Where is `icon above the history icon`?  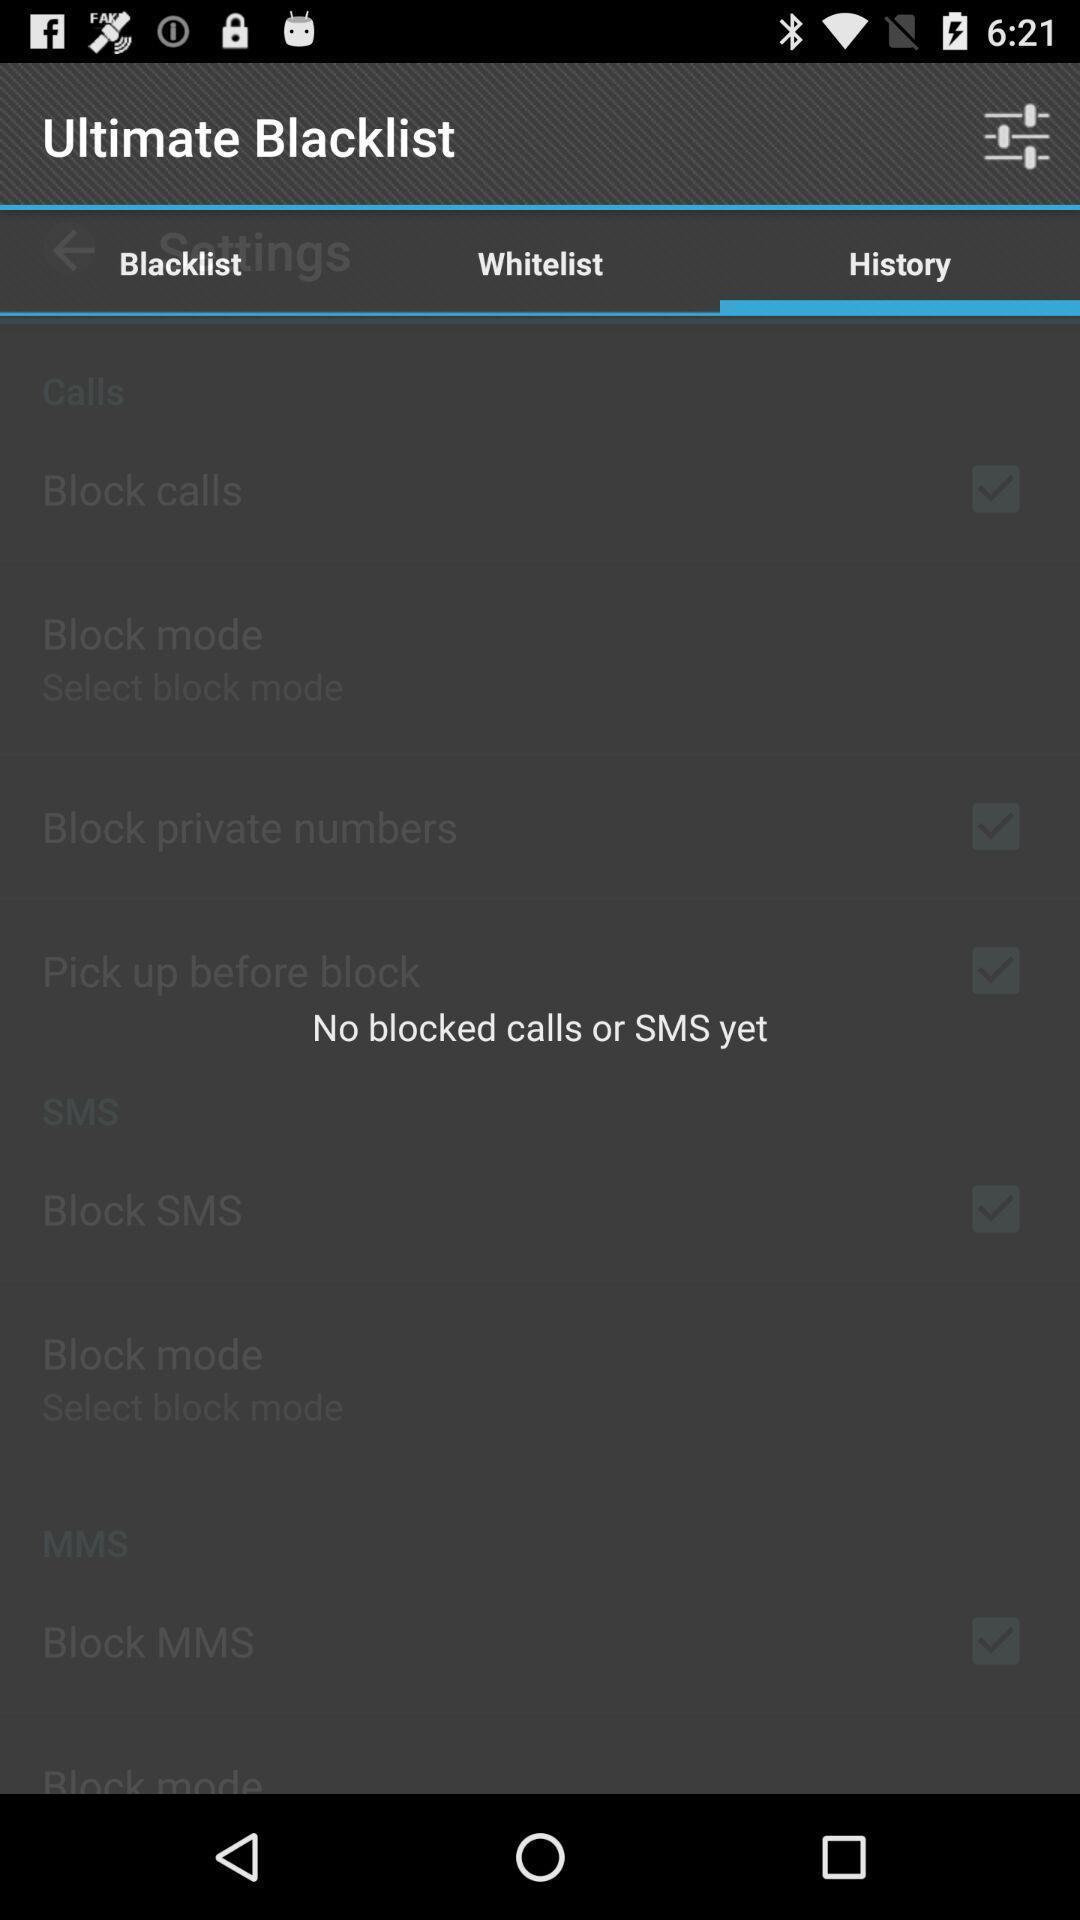
icon above the history icon is located at coordinates (1017, 135).